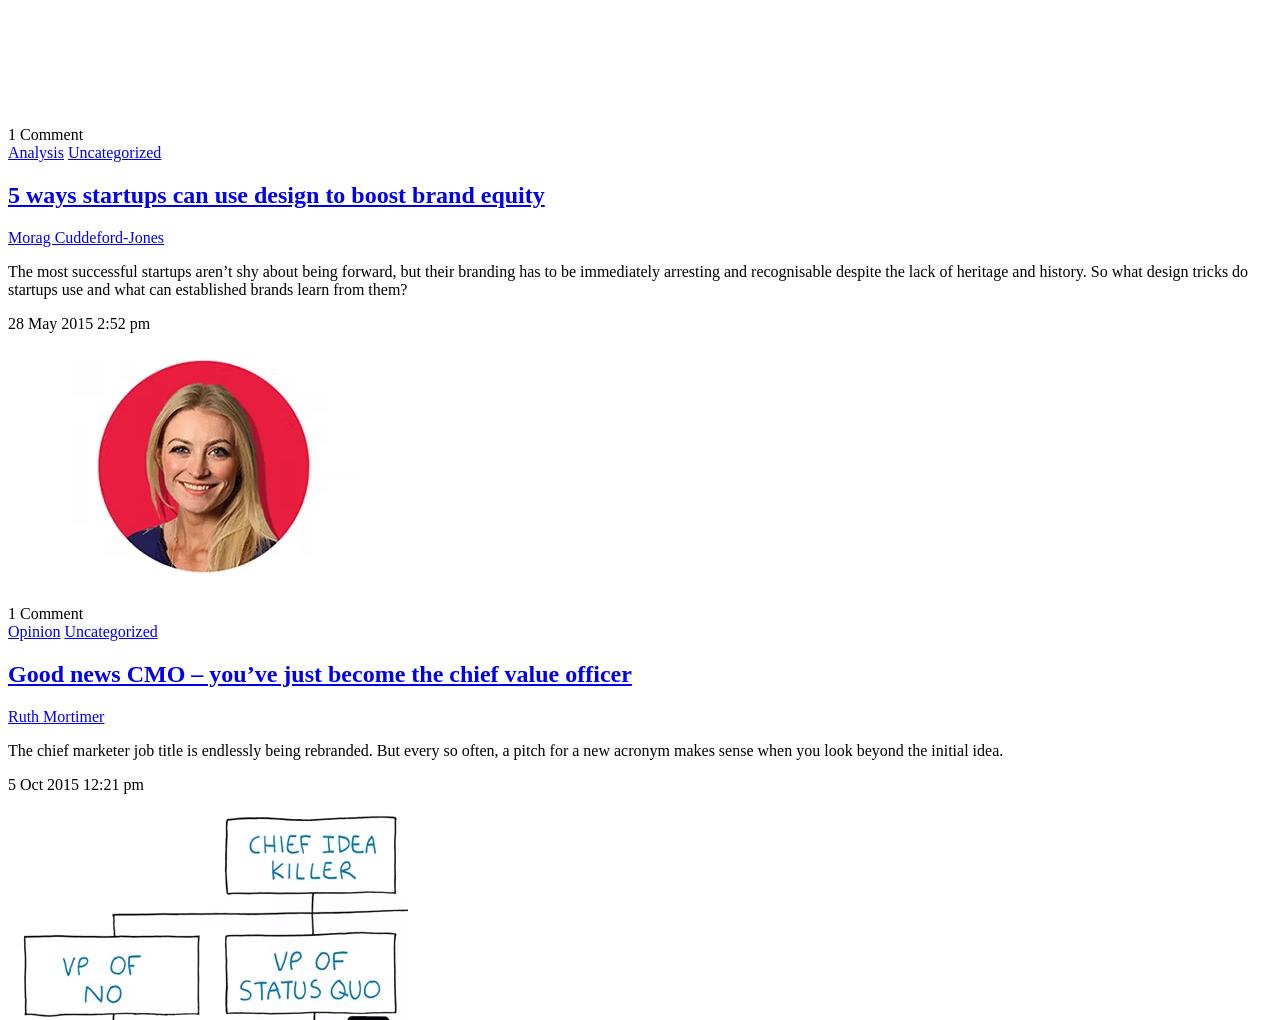  What do you see at coordinates (274, 194) in the screenshot?
I see `'5 ways startups can use design to boost brand equity'` at bounding box center [274, 194].